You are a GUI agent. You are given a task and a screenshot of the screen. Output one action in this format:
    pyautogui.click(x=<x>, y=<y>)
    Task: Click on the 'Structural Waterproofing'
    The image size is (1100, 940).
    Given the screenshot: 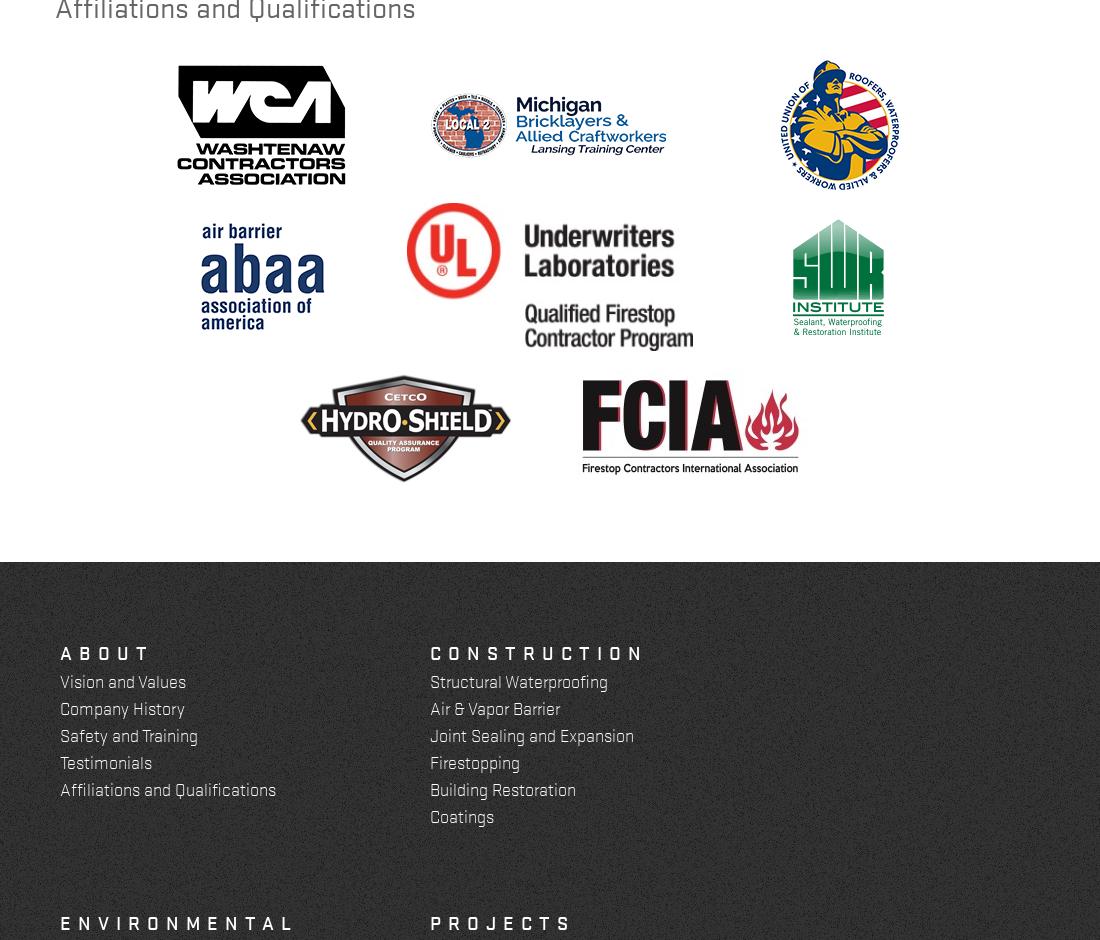 What is the action you would take?
    pyautogui.click(x=518, y=679)
    